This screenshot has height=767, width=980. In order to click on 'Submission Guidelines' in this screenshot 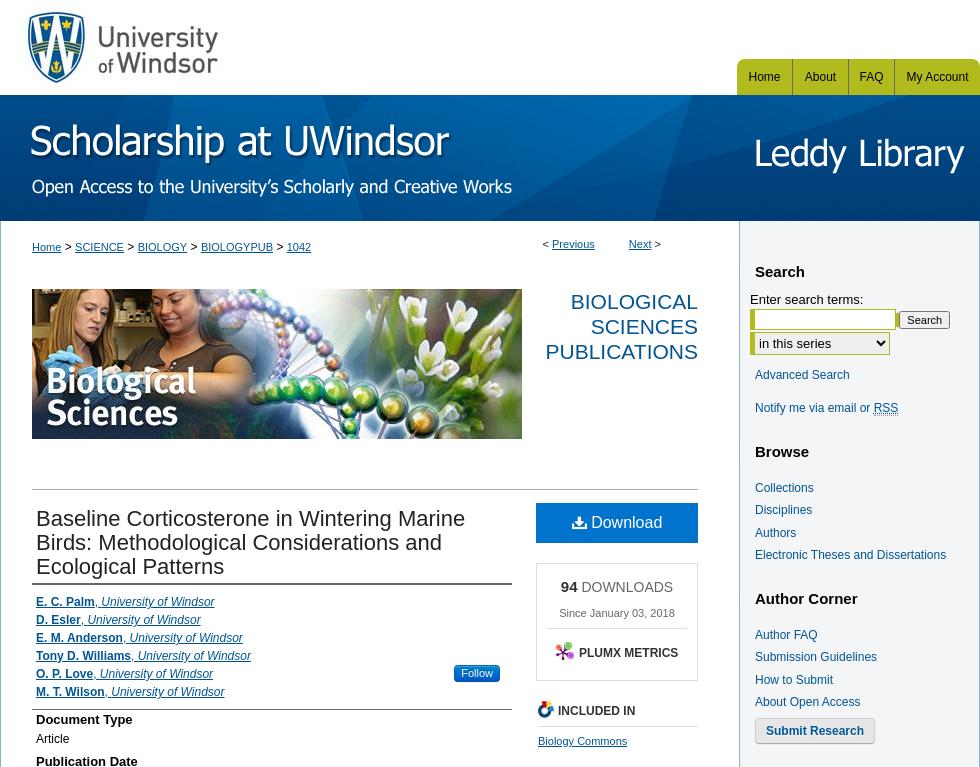, I will do `click(816, 656)`.